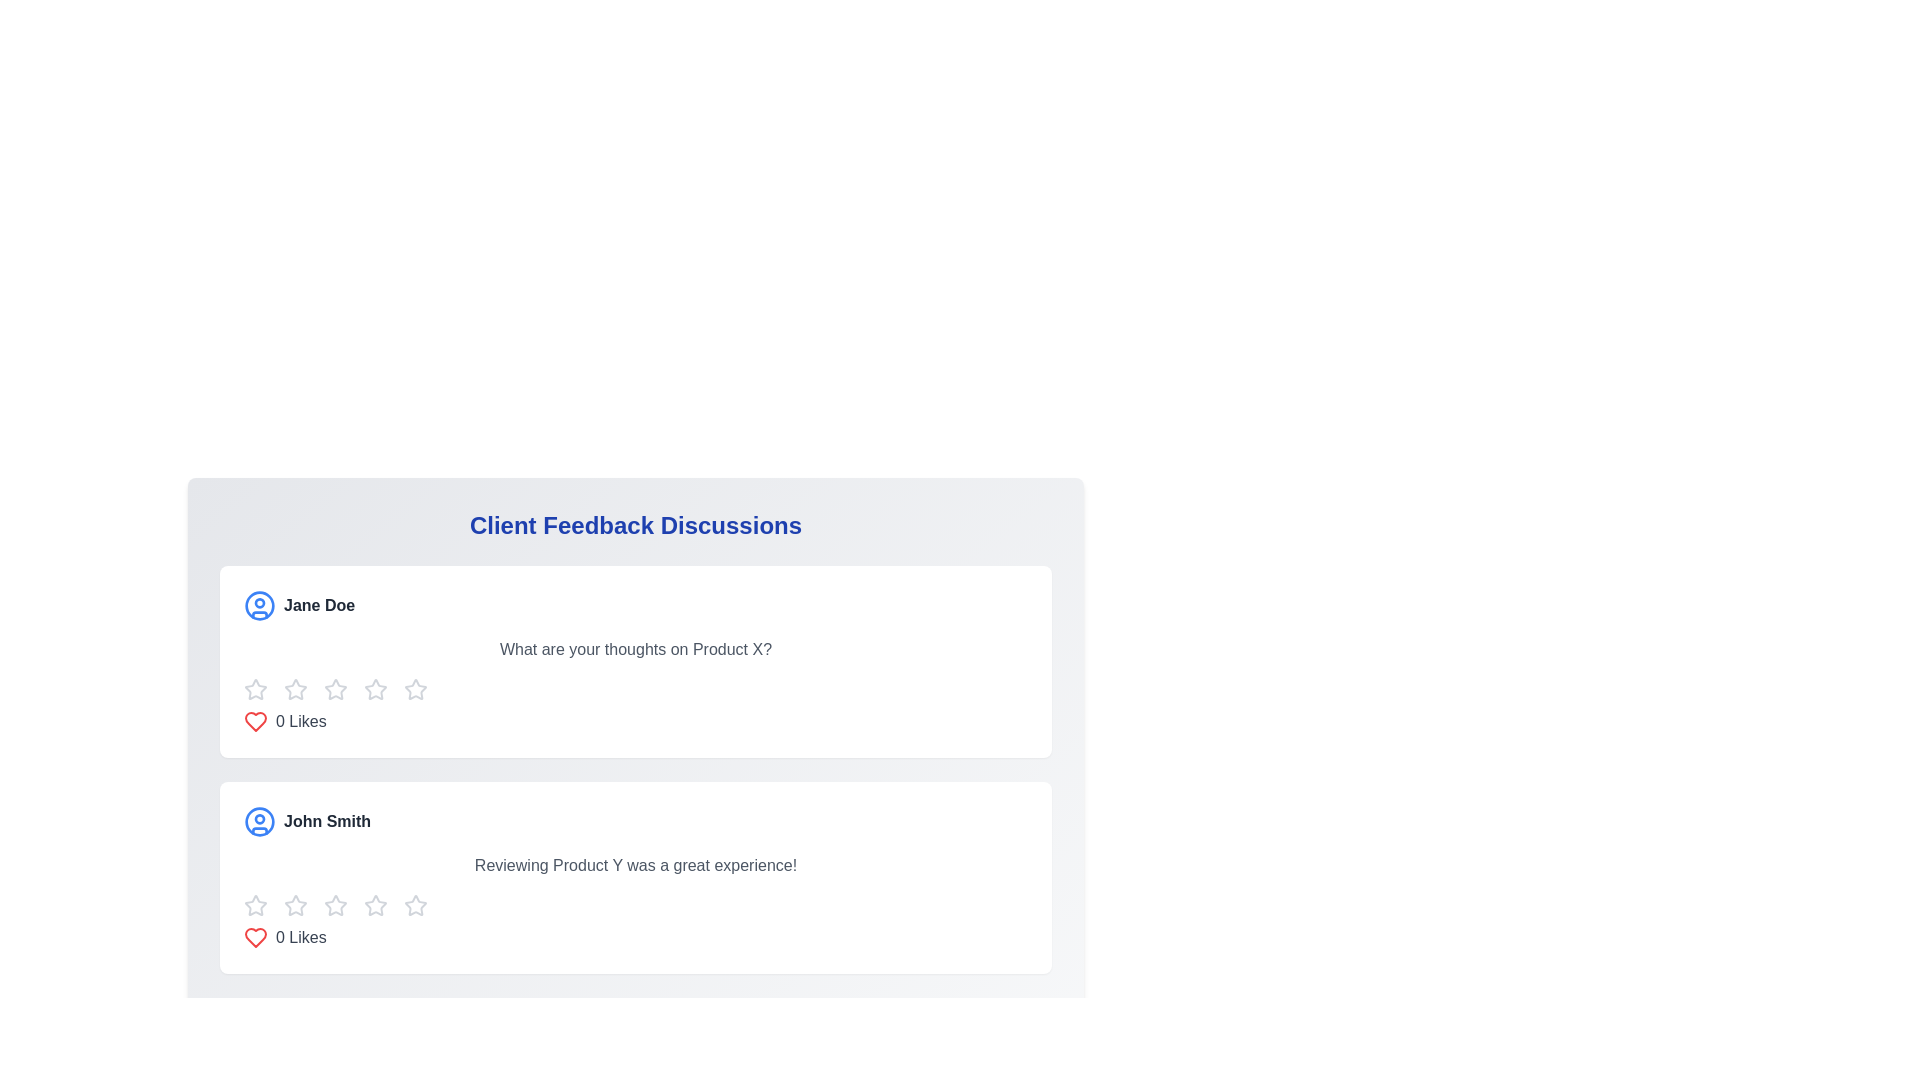 This screenshot has height=1080, width=1920. What do you see at coordinates (327, 821) in the screenshot?
I see `the second user name text element in the 'Client Feedback Discussions' panel, which represents the name of a user who provided feedback` at bounding box center [327, 821].